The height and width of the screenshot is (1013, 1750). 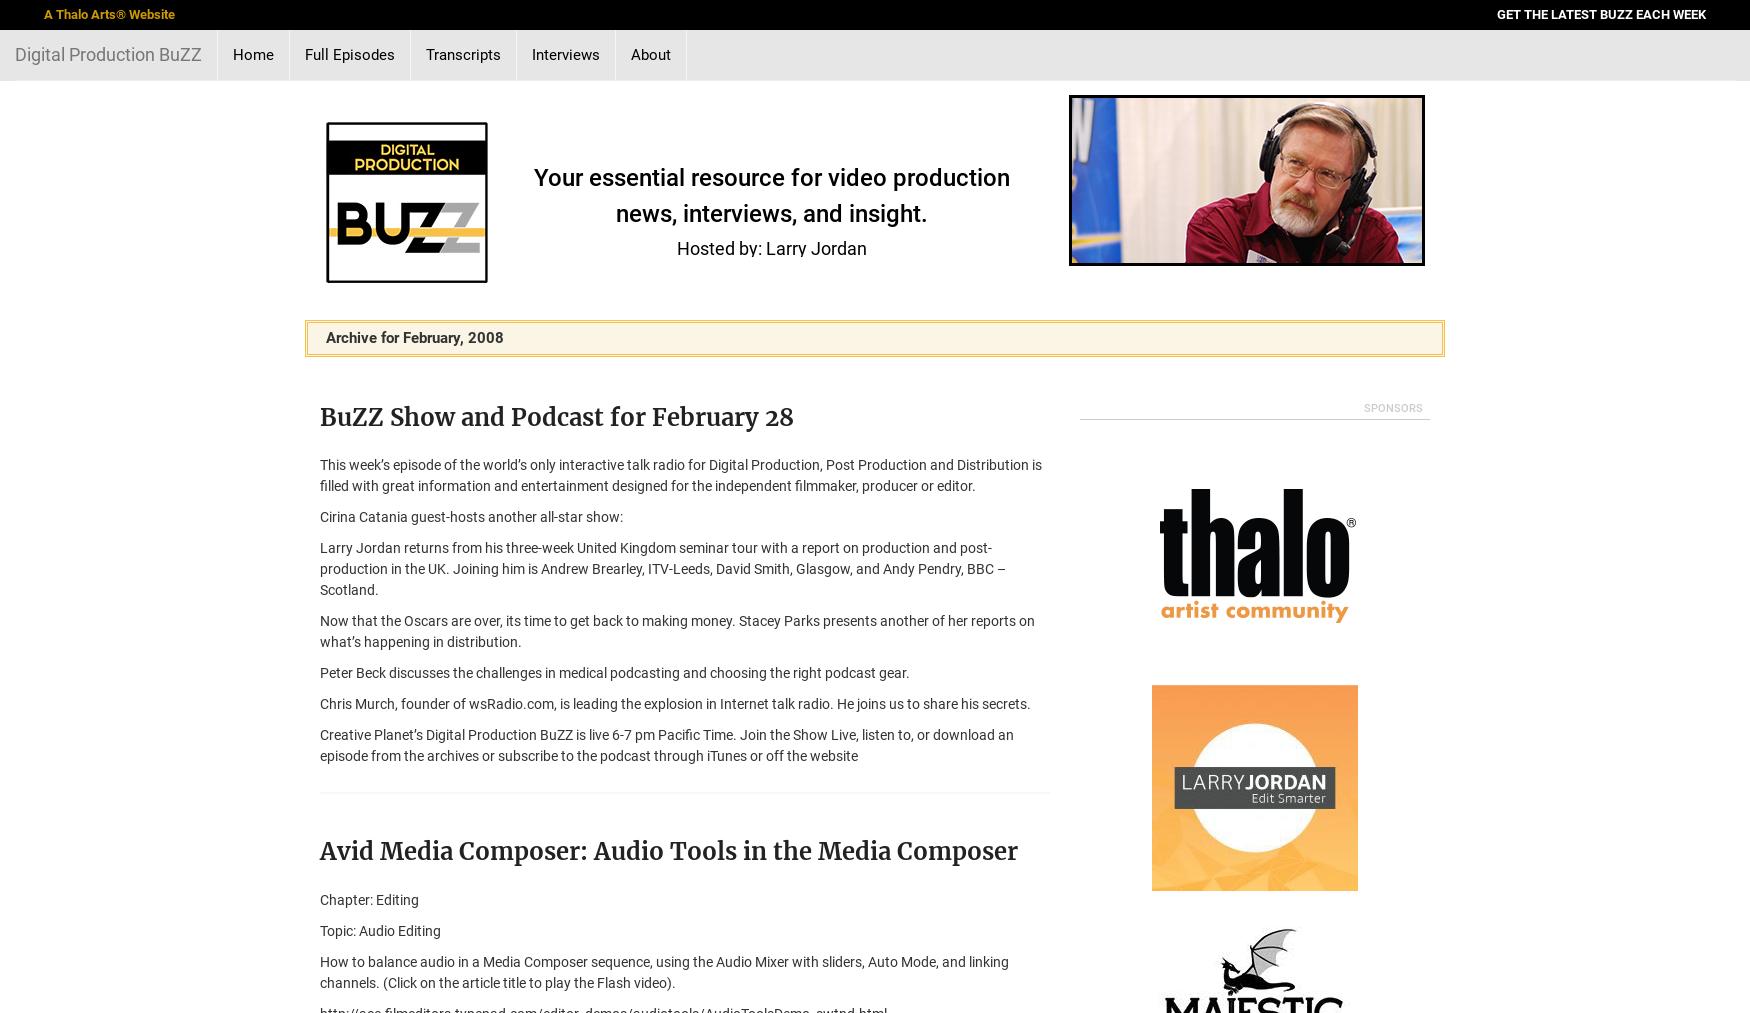 I want to click on 'Now that the Oscars are over, its time to get back to making money. Stacey Parks presents another of her reports on what’s happening in distribution.', so click(x=676, y=630).